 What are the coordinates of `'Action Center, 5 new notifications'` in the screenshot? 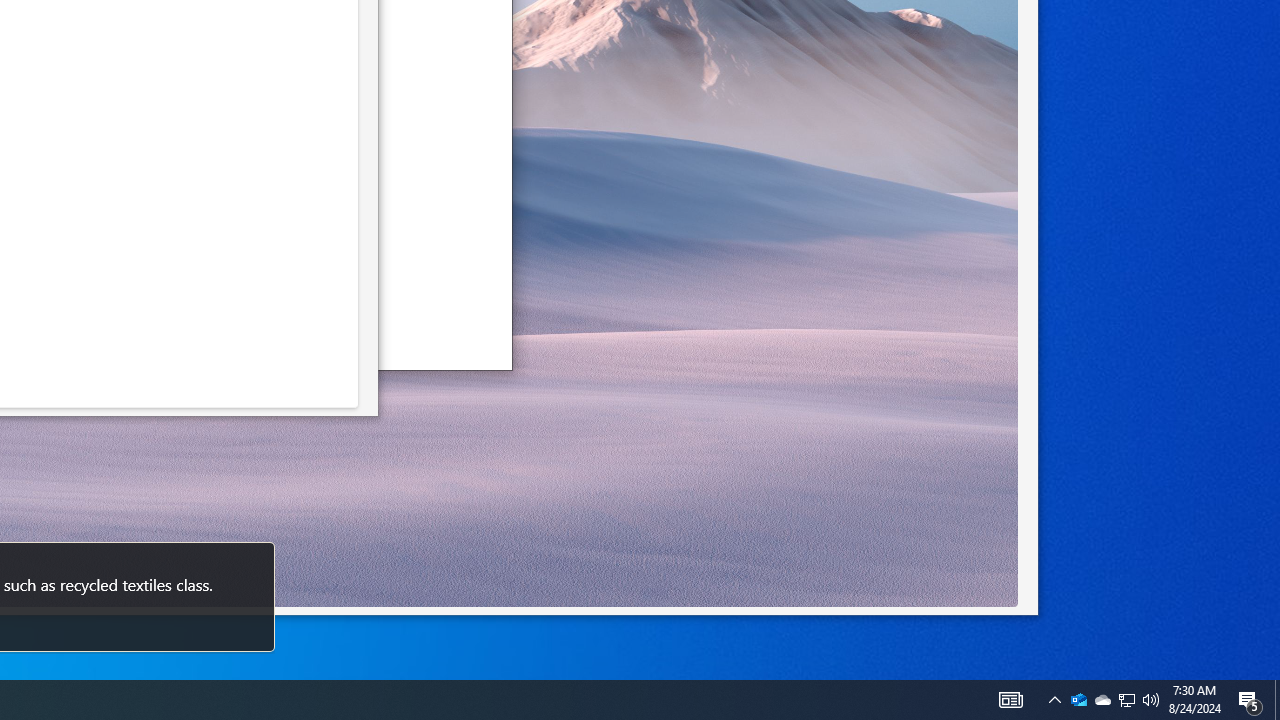 It's located at (1250, 698).